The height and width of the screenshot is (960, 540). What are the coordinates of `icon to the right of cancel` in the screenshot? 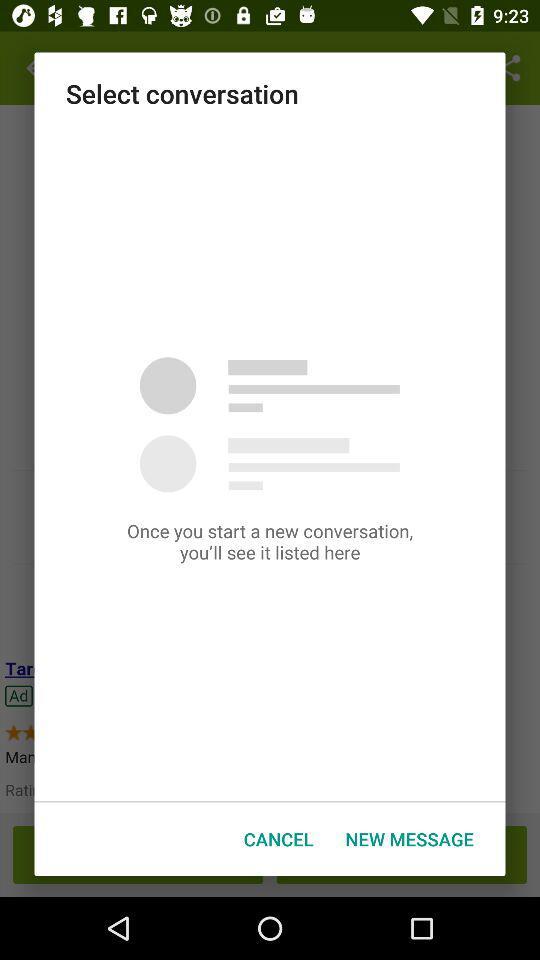 It's located at (408, 839).